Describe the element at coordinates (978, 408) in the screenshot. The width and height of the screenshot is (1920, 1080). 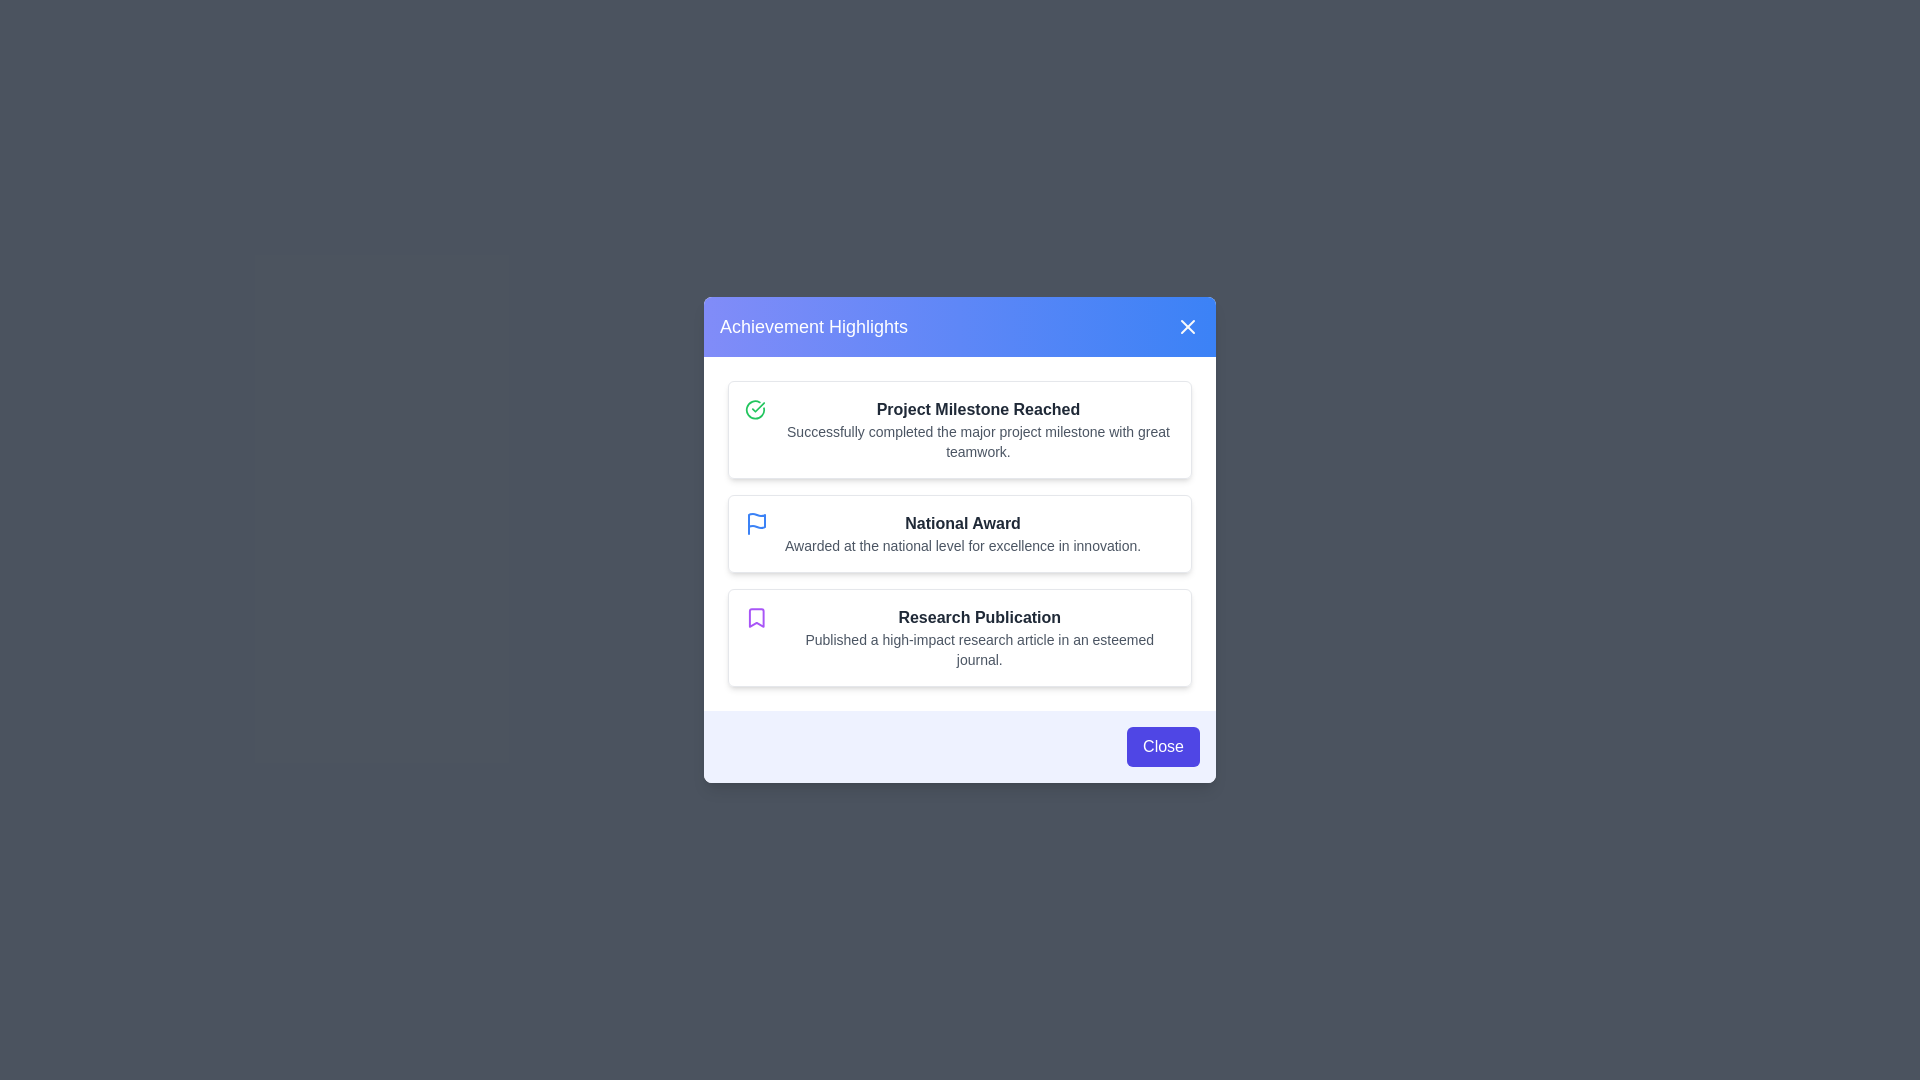
I see `the text label that displays 'Project Milestone Reached', which is prominently styled in dark gray at the top of the 'Achievement Highlights' dialog` at that location.